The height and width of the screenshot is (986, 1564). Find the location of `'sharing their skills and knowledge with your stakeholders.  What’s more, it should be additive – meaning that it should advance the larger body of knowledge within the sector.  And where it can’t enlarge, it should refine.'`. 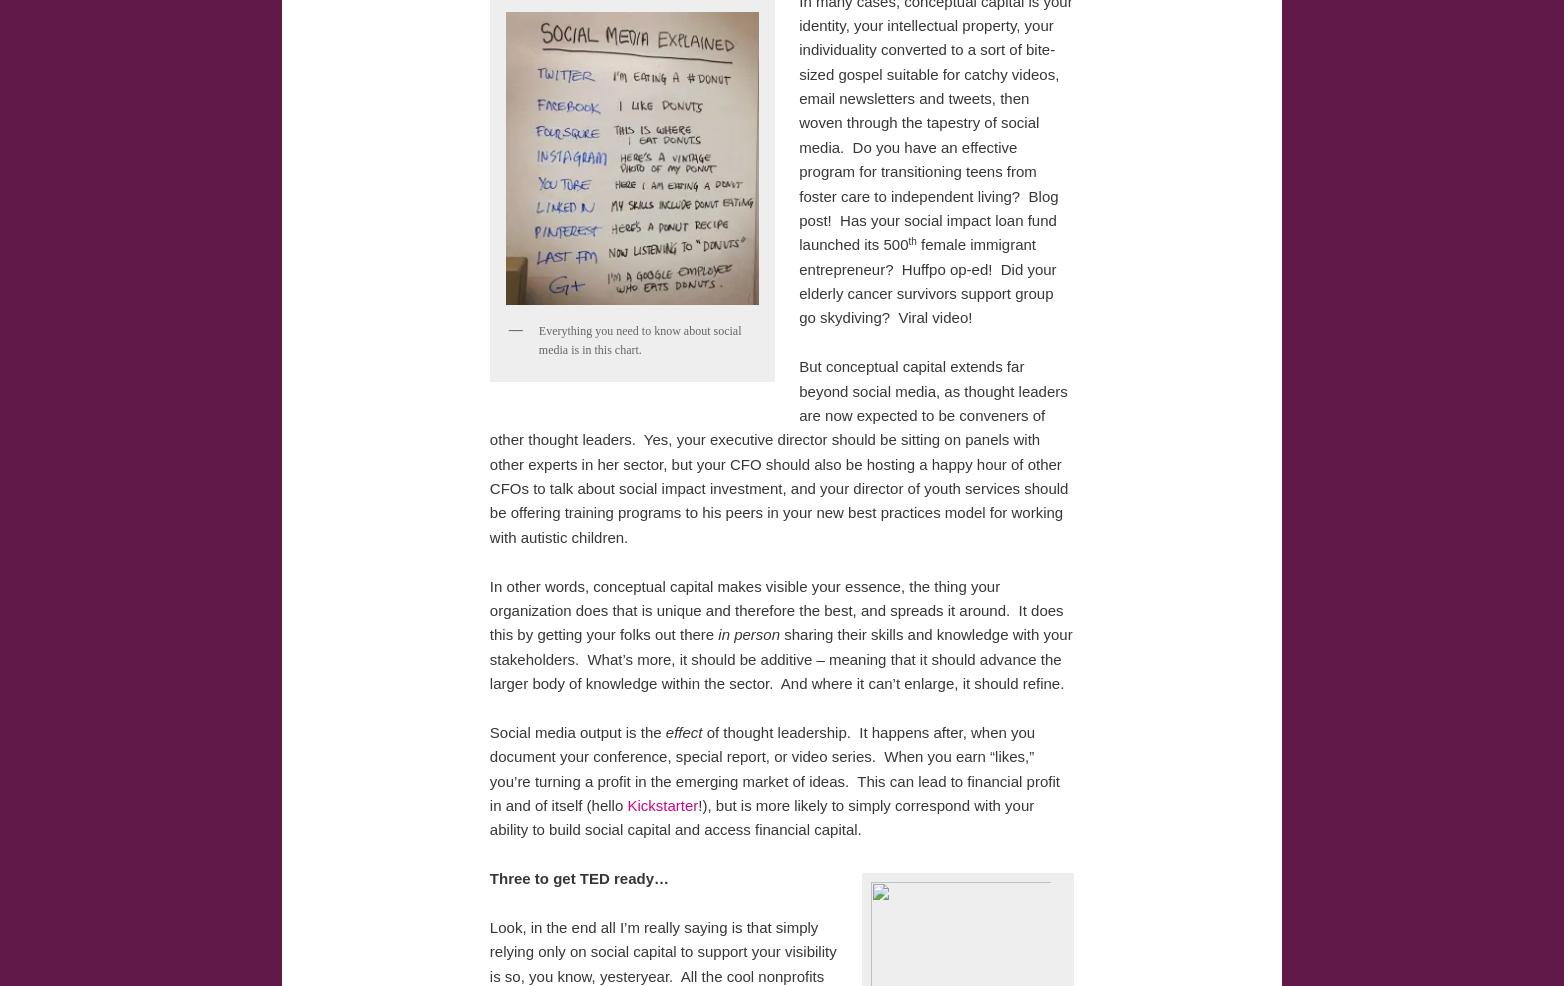

'sharing their skills and knowledge with your stakeholders.  What’s more, it should be additive – meaning that it should advance the larger body of knowledge within the sector.  And where it can’t enlarge, it should refine.' is located at coordinates (779, 658).